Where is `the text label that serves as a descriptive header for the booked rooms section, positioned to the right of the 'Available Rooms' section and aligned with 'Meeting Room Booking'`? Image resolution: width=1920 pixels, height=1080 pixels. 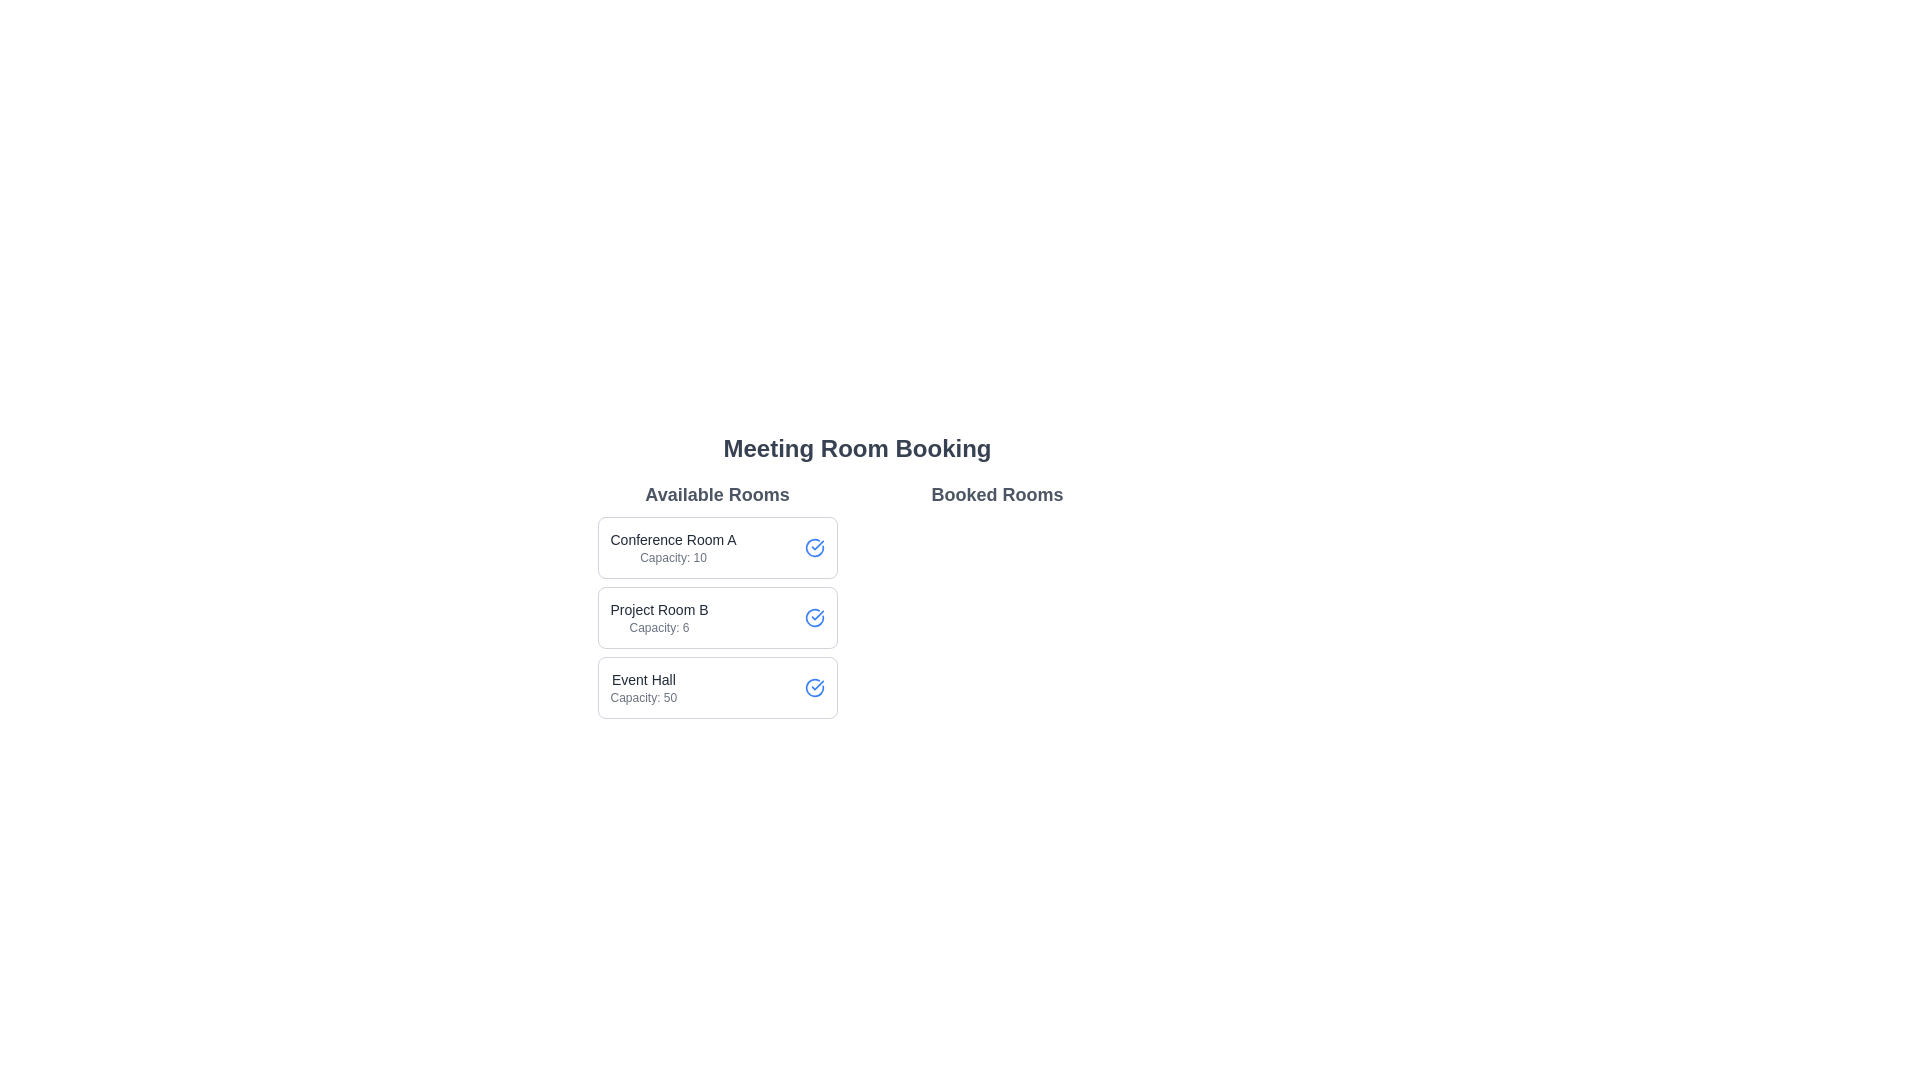 the text label that serves as a descriptive header for the booked rooms section, positioned to the right of the 'Available Rooms' section and aligned with 'Meeting Room Booking' is located at coordinates (997, 494).